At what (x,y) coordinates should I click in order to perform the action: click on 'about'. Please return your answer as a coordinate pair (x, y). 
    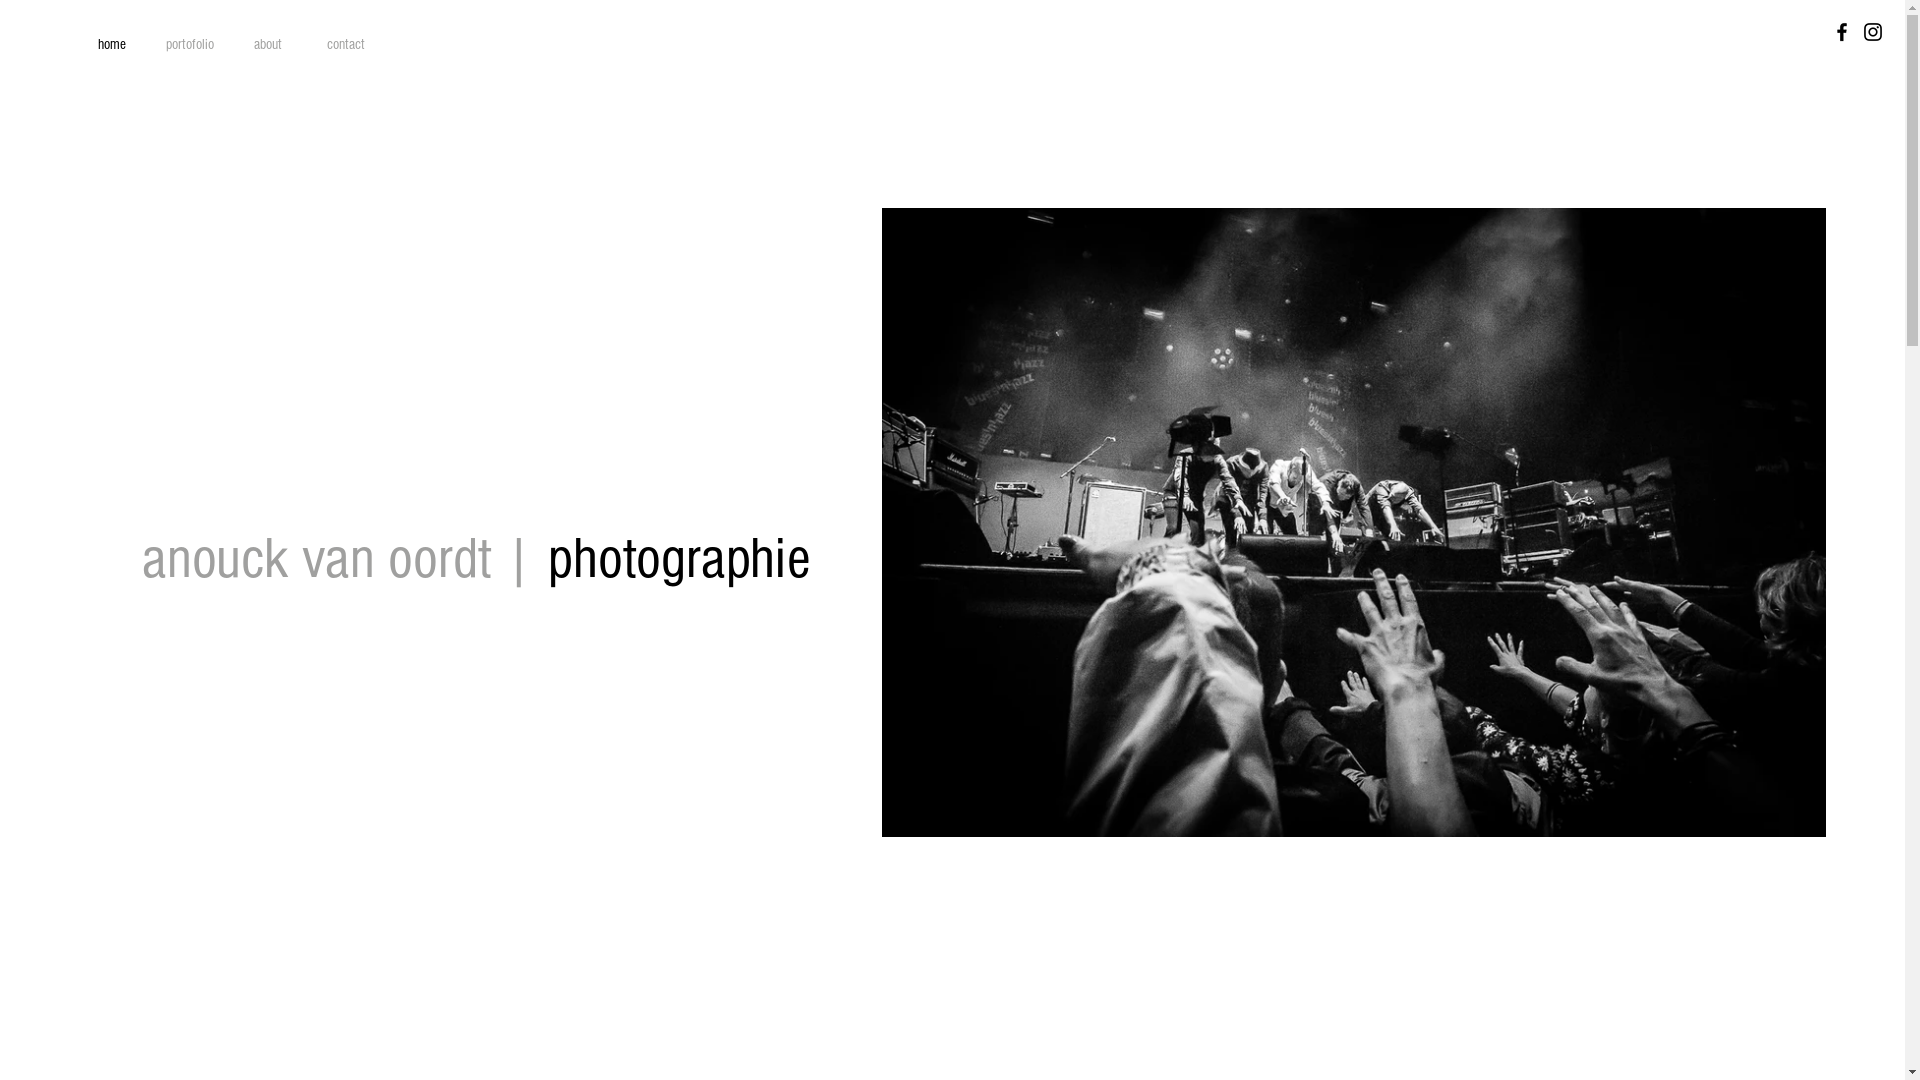
    Looking at the image, I should click on (229, 45).